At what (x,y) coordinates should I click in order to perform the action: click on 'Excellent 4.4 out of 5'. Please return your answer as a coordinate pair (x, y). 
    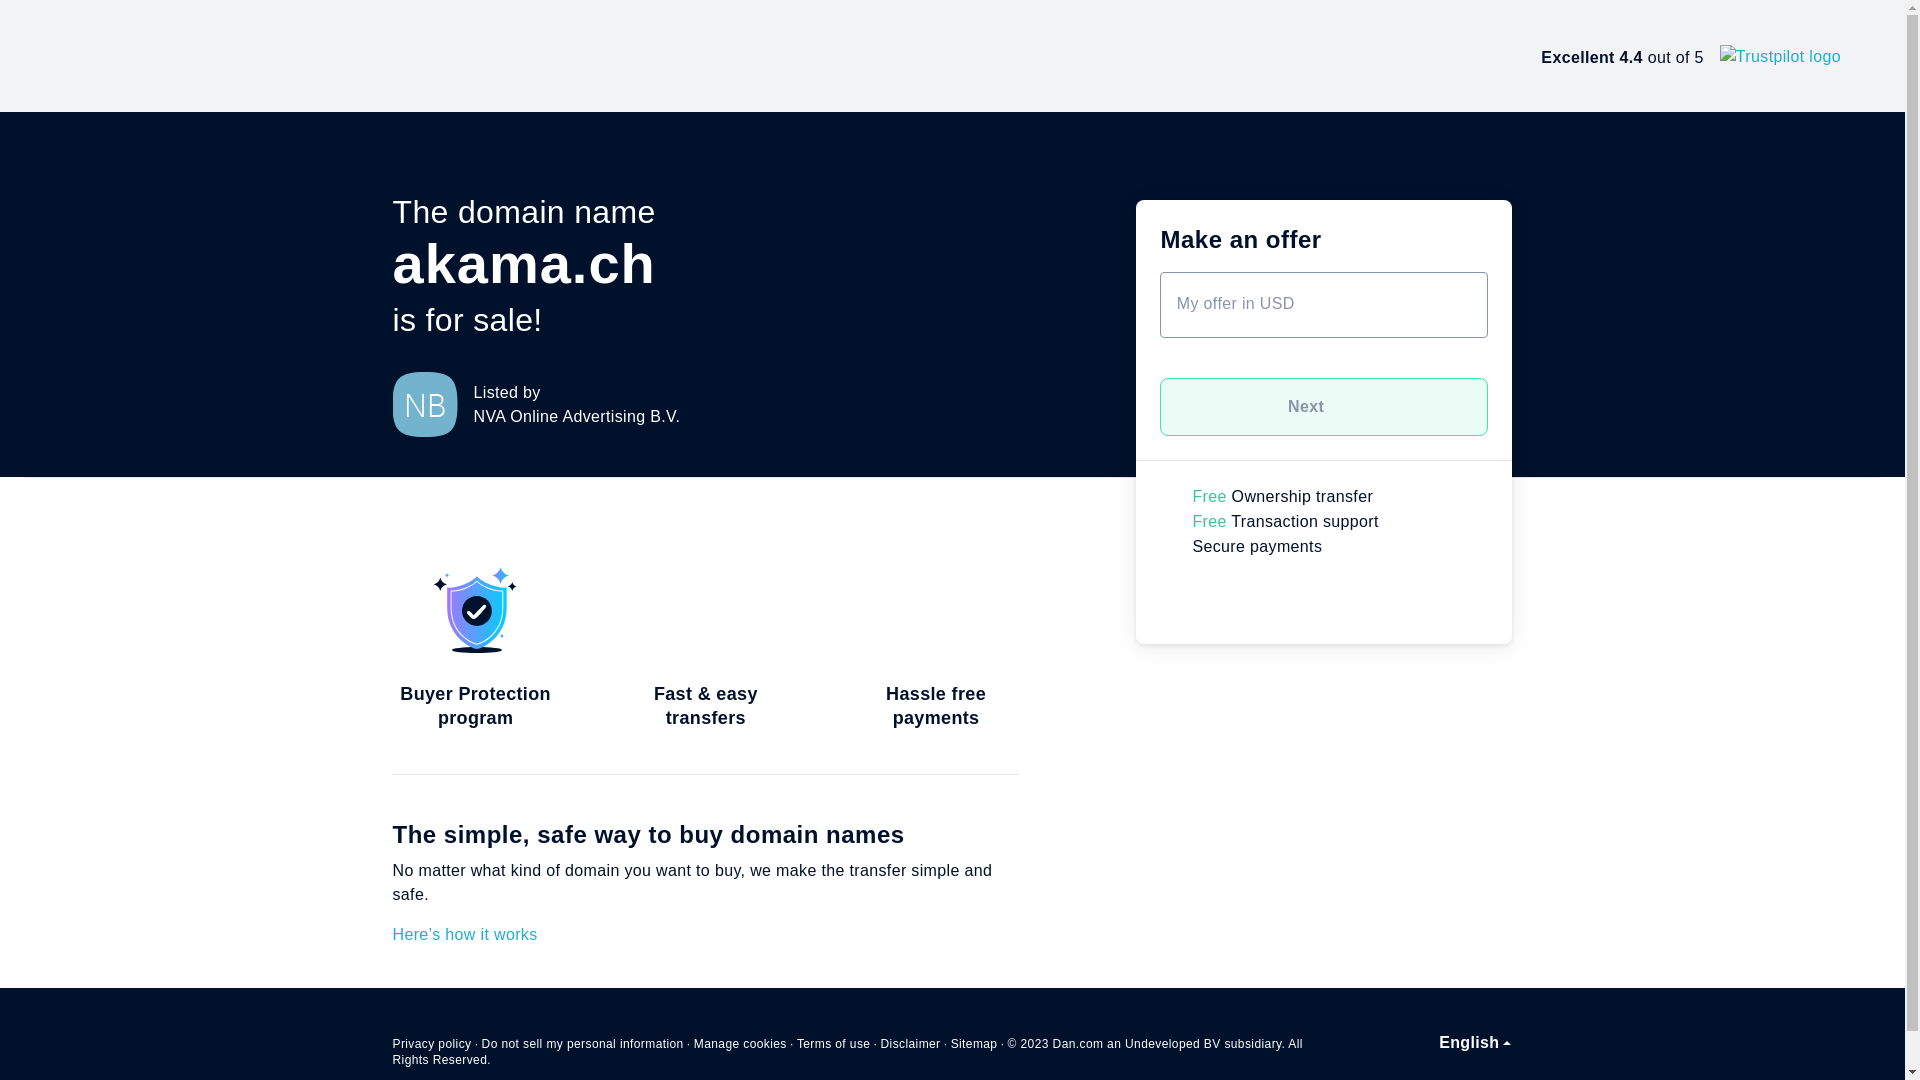
    Looking at the image, I should click on (1689, 55).